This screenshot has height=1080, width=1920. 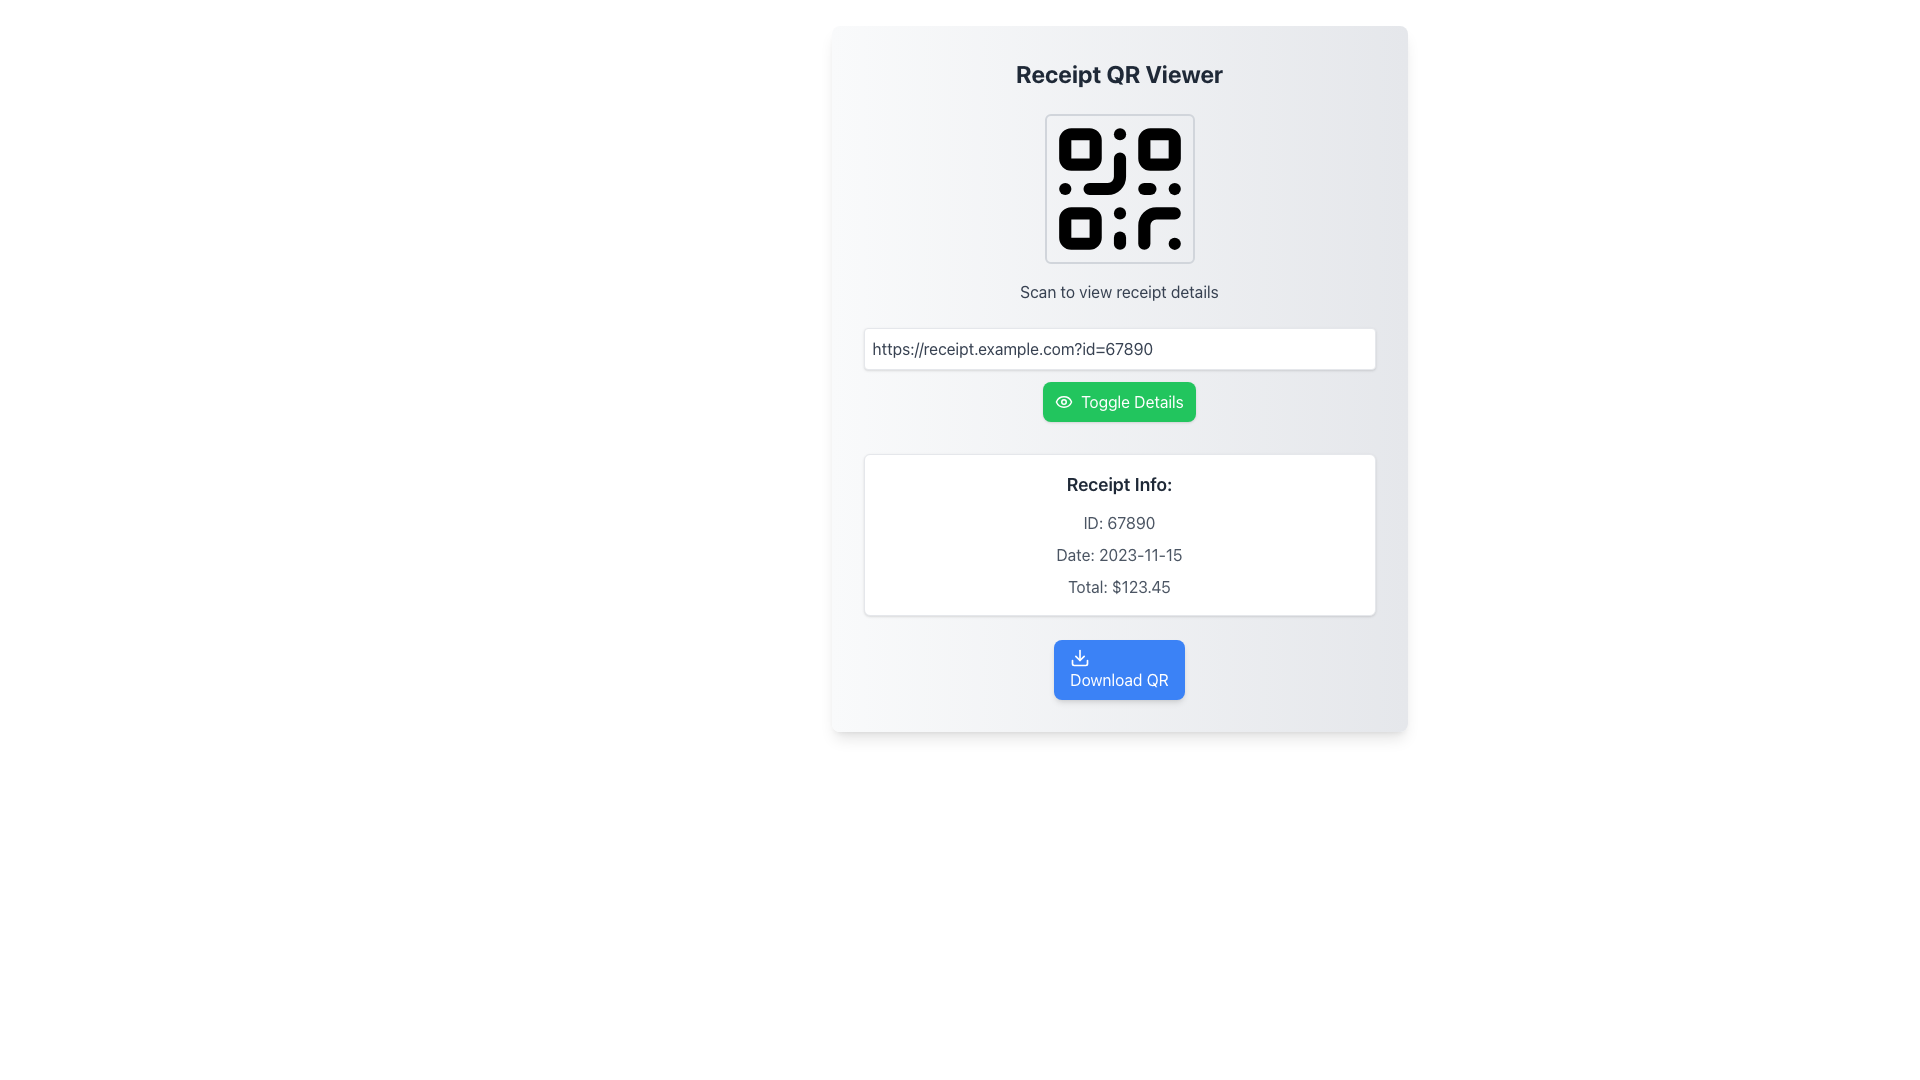 What do you see at coordinates (1118, 374) in the screenshot?
I see `the green 'Toggle Details' button with an eye icon, located below the URL input box` at bounding box center [1118, 374].